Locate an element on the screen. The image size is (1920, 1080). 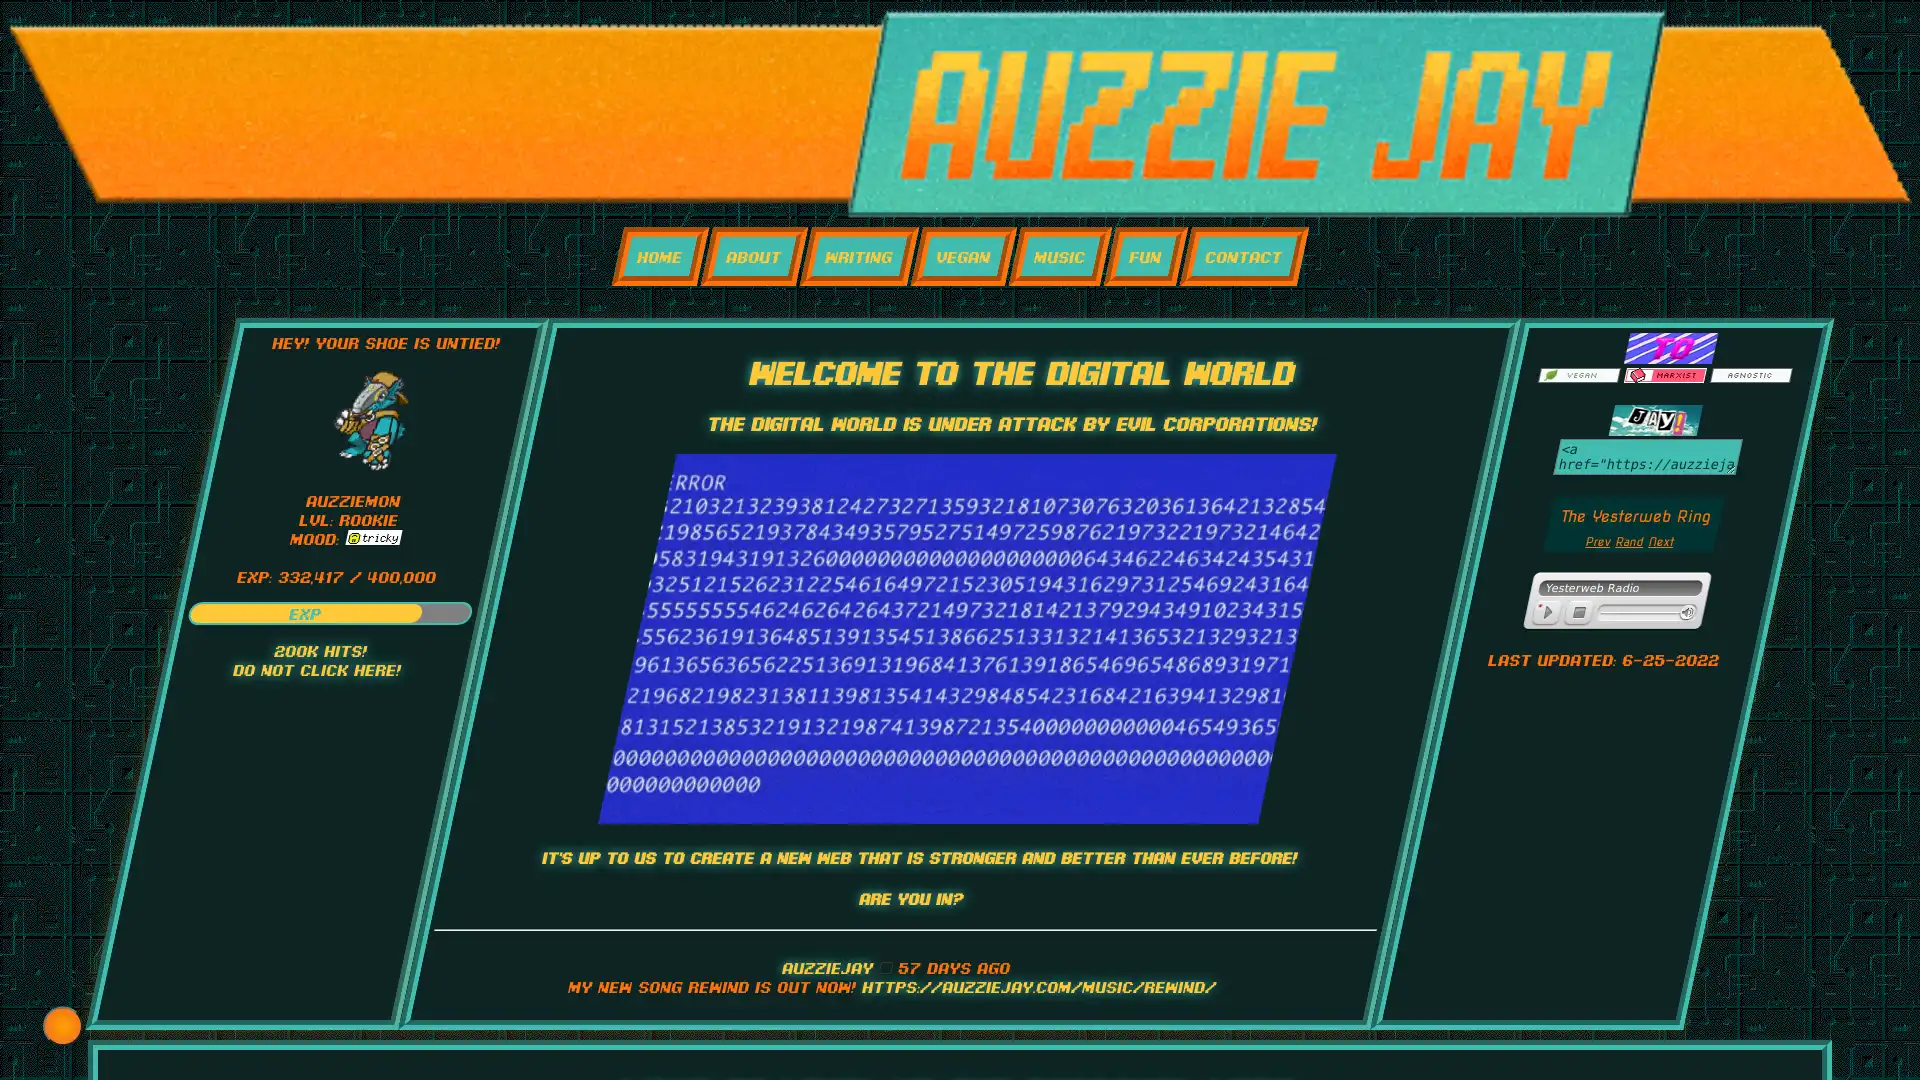
FUN is located at coordinates (1145, 255).